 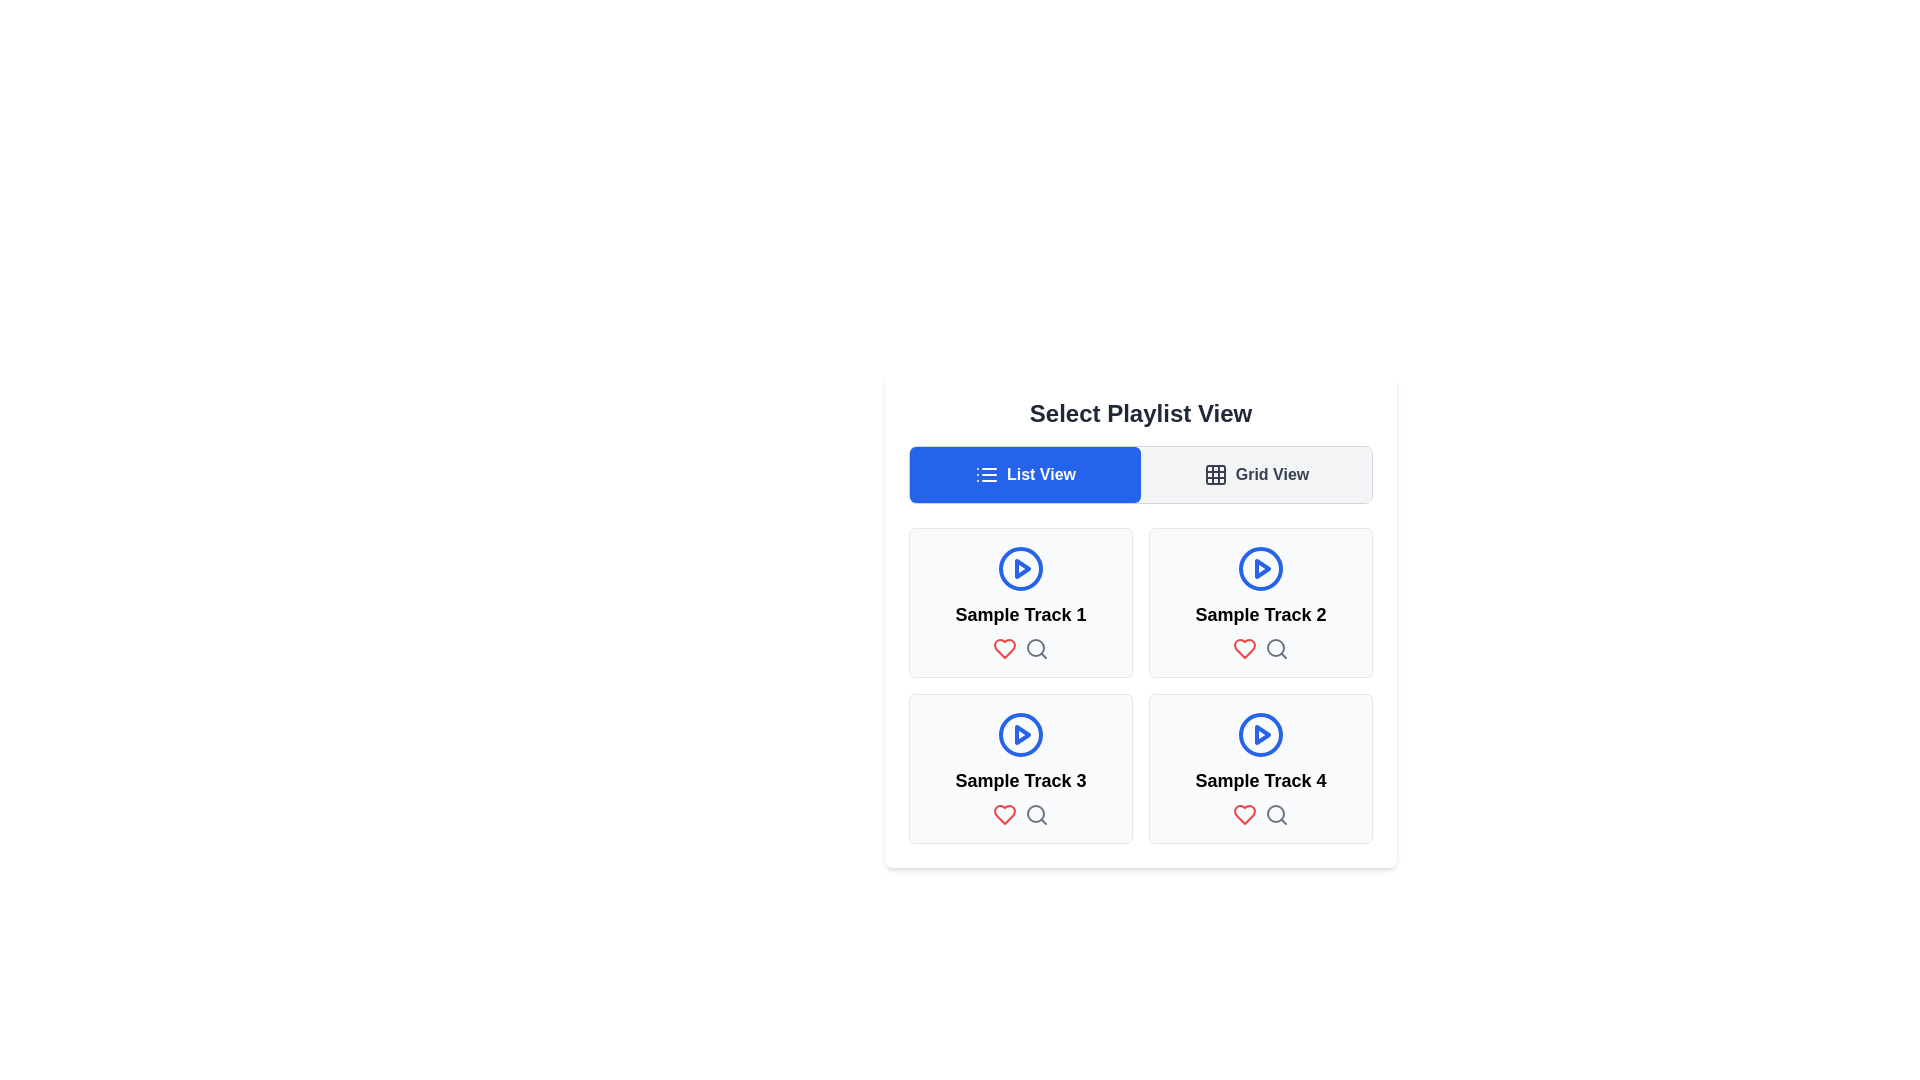 I want to click on the triangular play icon centered within the circular outline on the 'Sample Track 1' card to play the associated track, so click(x=1261, y=569).